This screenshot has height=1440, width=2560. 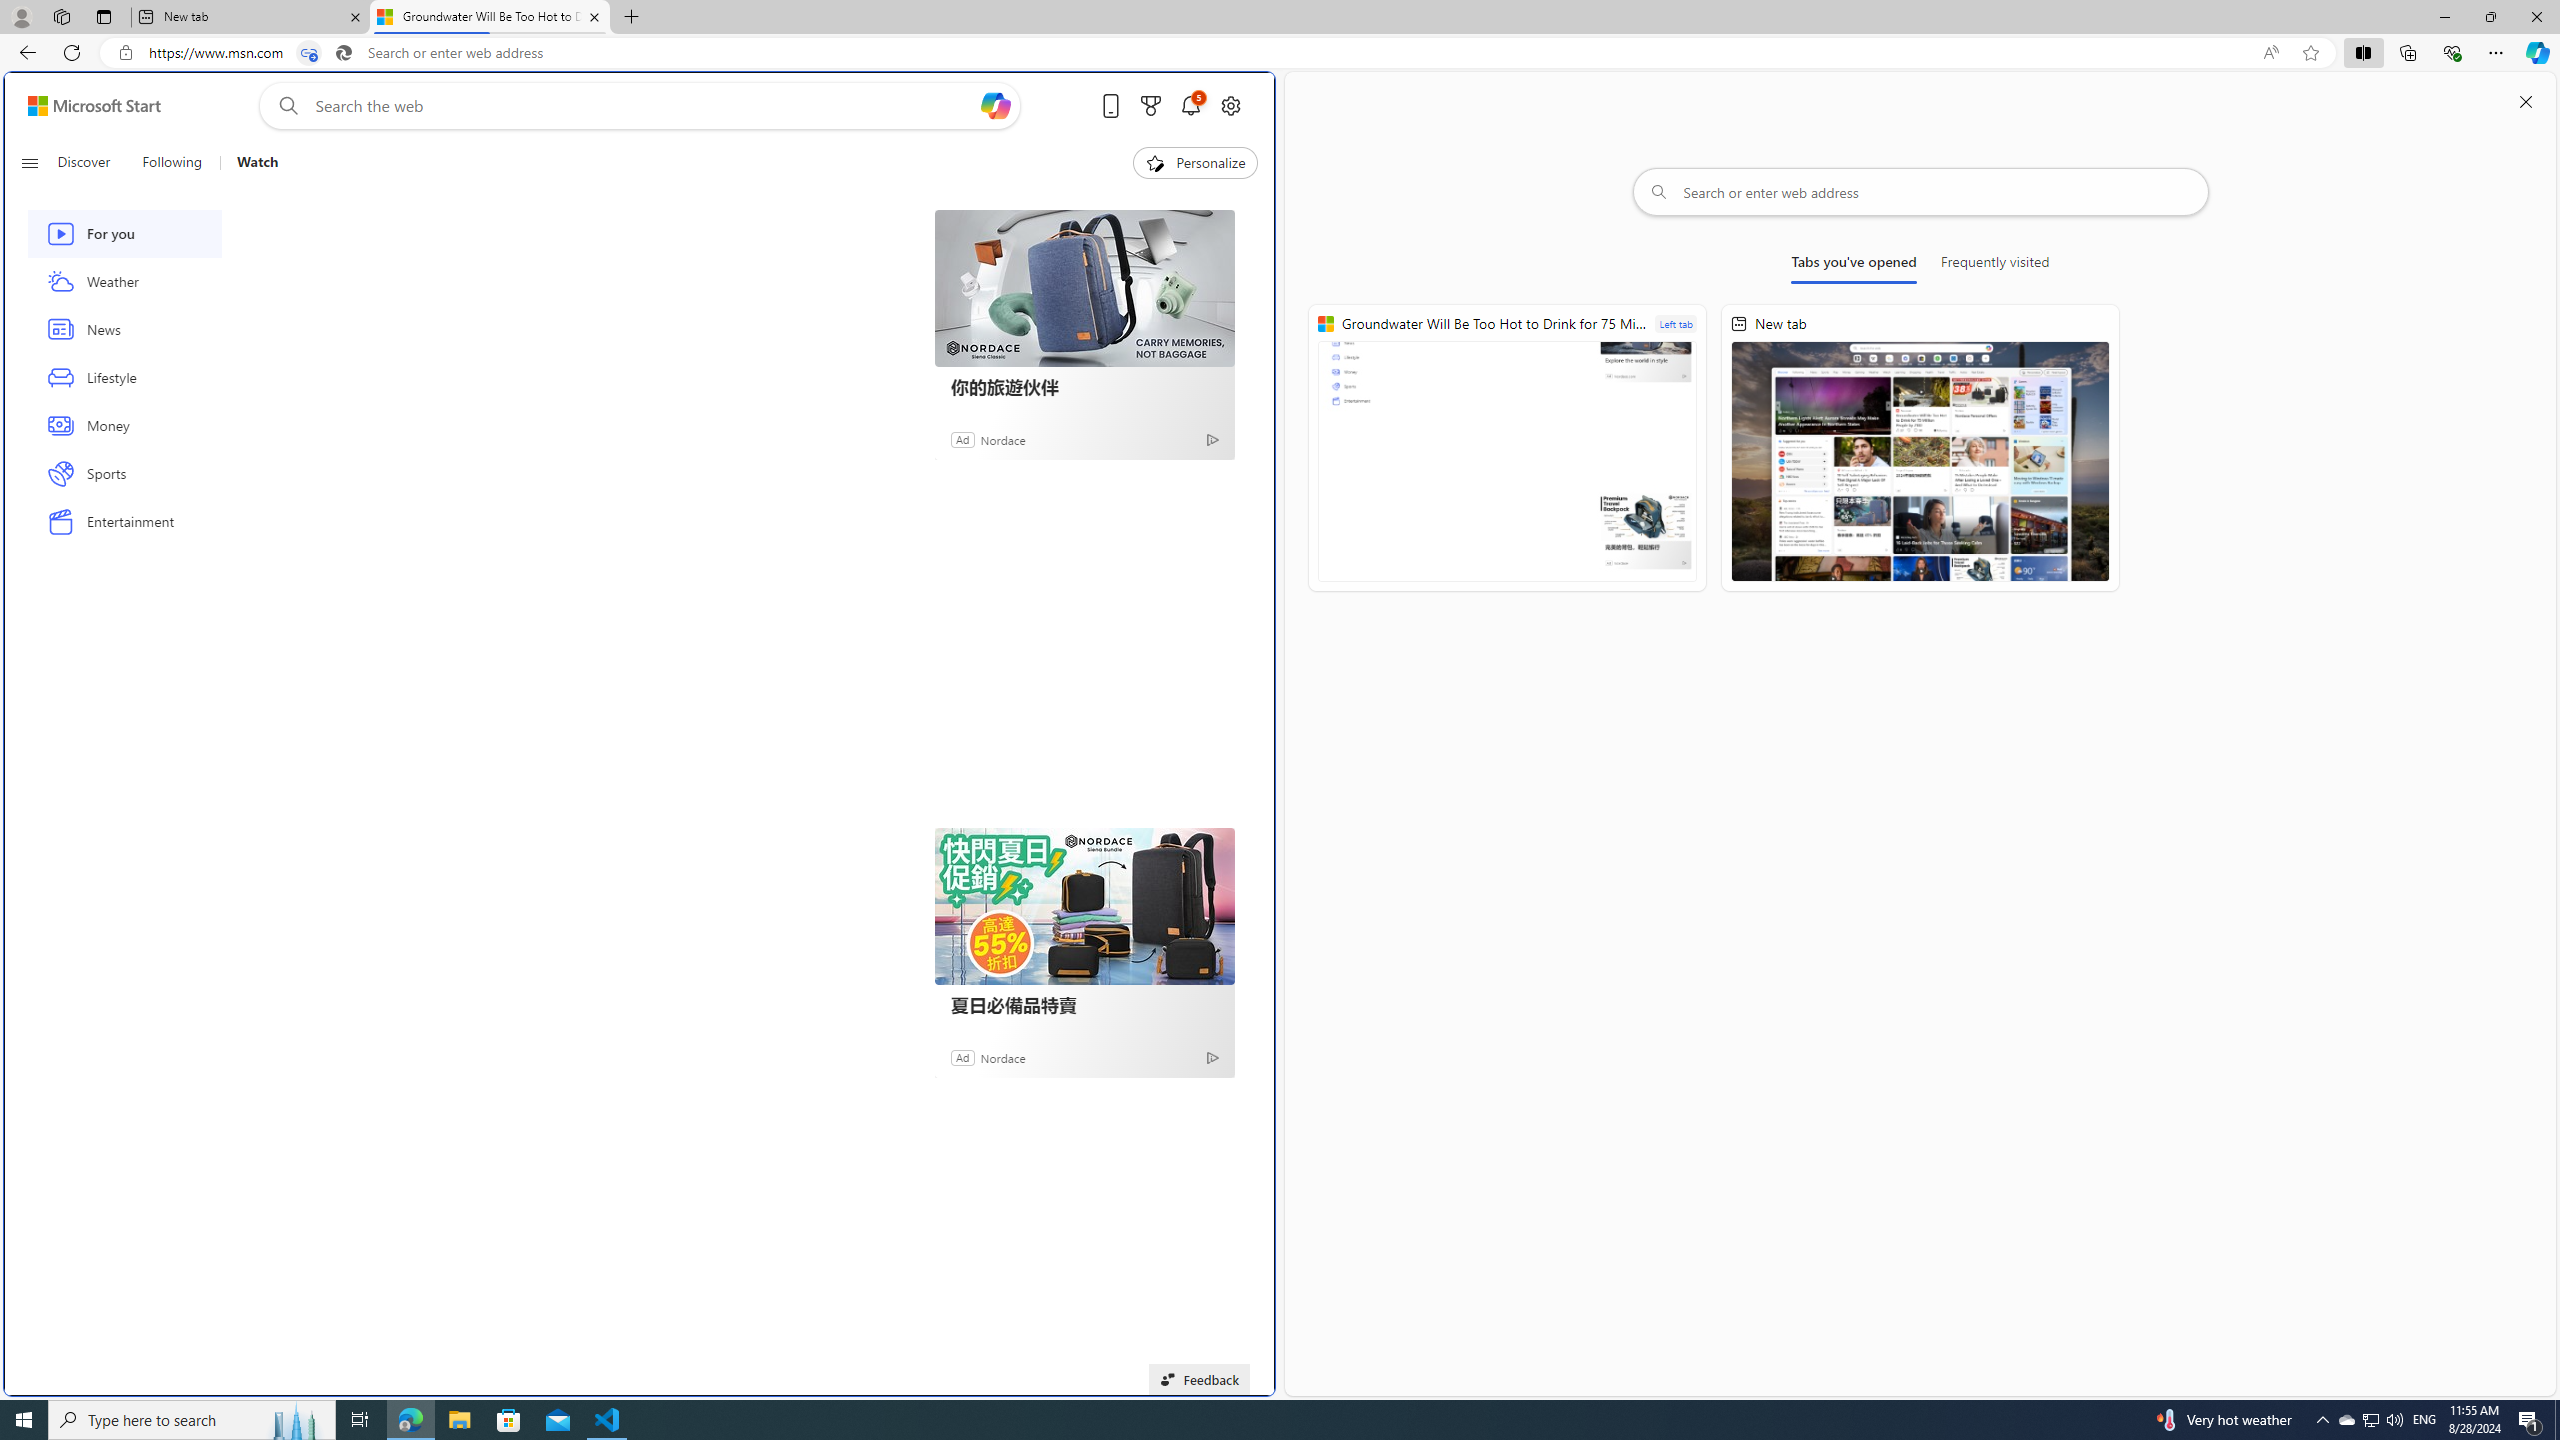 I want to click on 'Close', so click(x=2535, y=16).